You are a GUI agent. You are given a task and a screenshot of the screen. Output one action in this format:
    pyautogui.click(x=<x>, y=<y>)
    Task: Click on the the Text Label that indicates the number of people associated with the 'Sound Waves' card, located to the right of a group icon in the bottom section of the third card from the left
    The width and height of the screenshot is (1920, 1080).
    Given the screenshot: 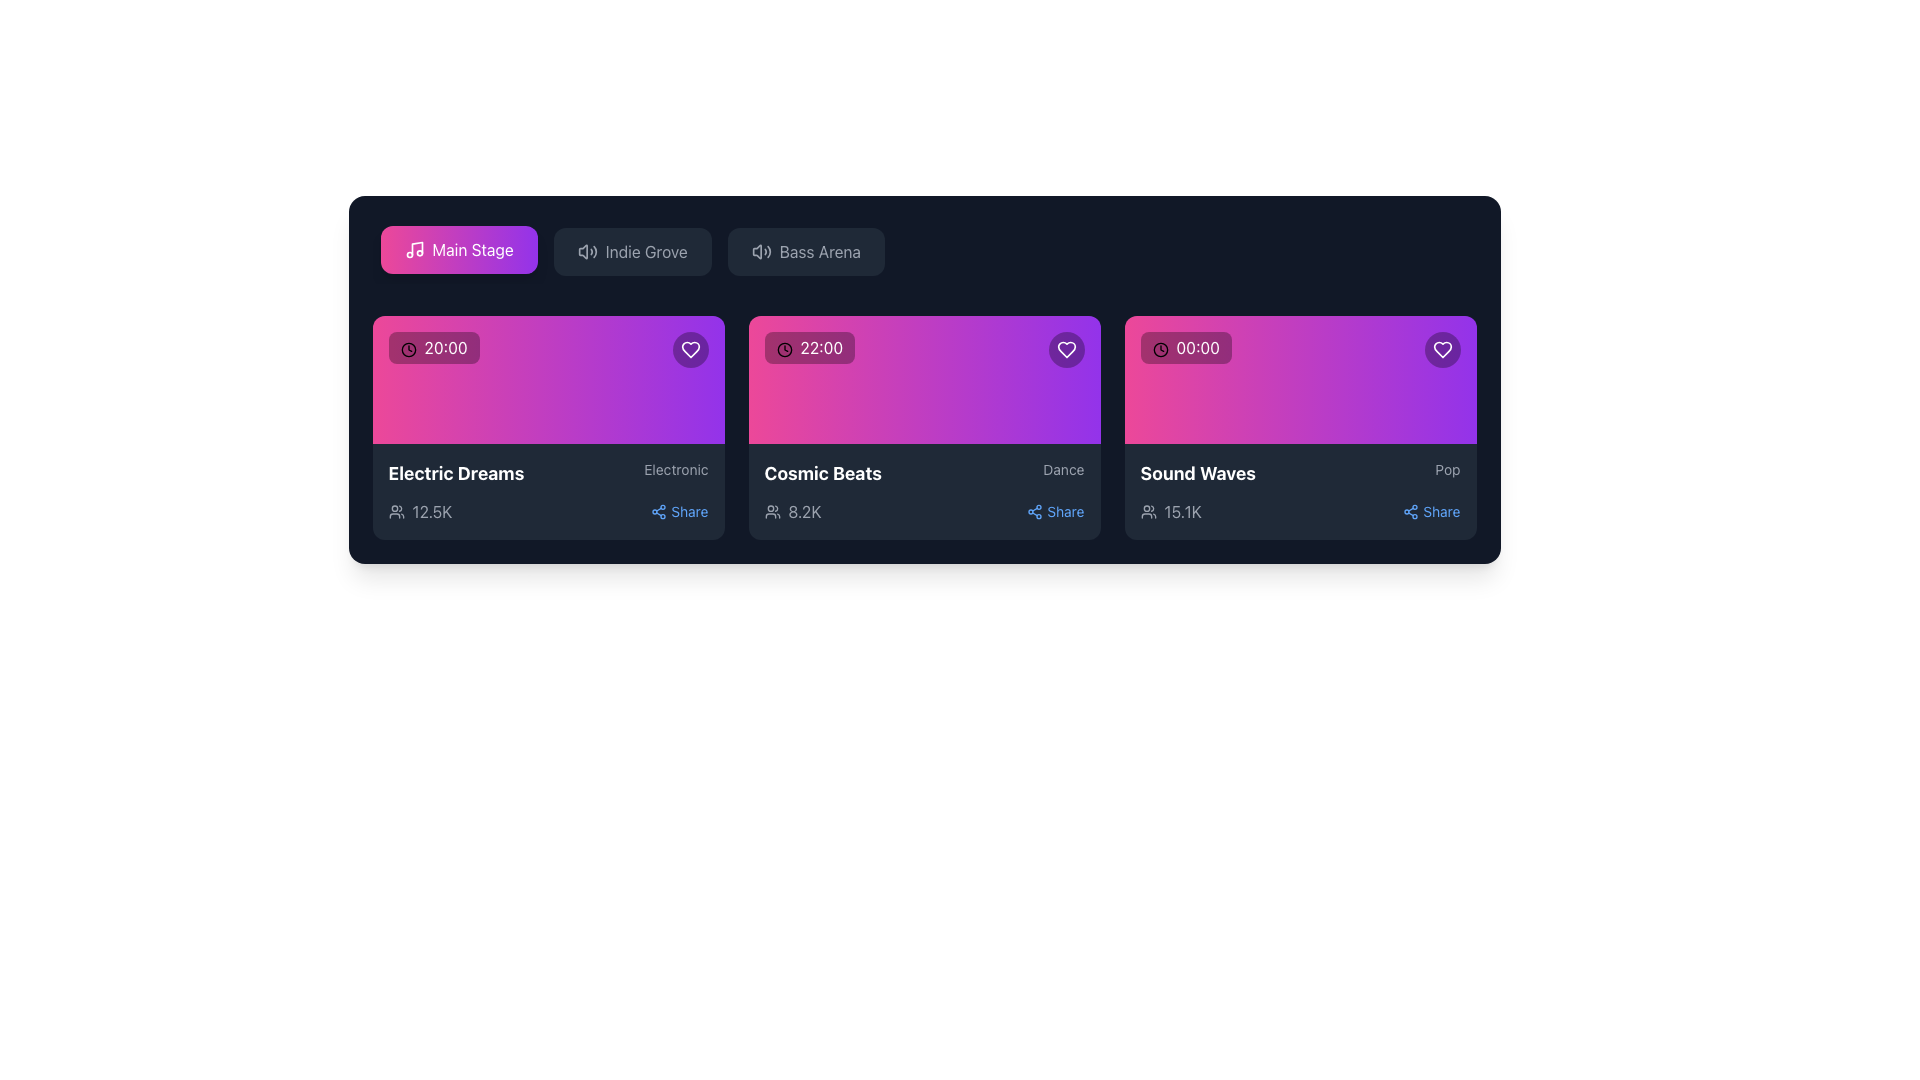 What is the action you would take?
    pyautogui.click(x=1183, y=511)
    